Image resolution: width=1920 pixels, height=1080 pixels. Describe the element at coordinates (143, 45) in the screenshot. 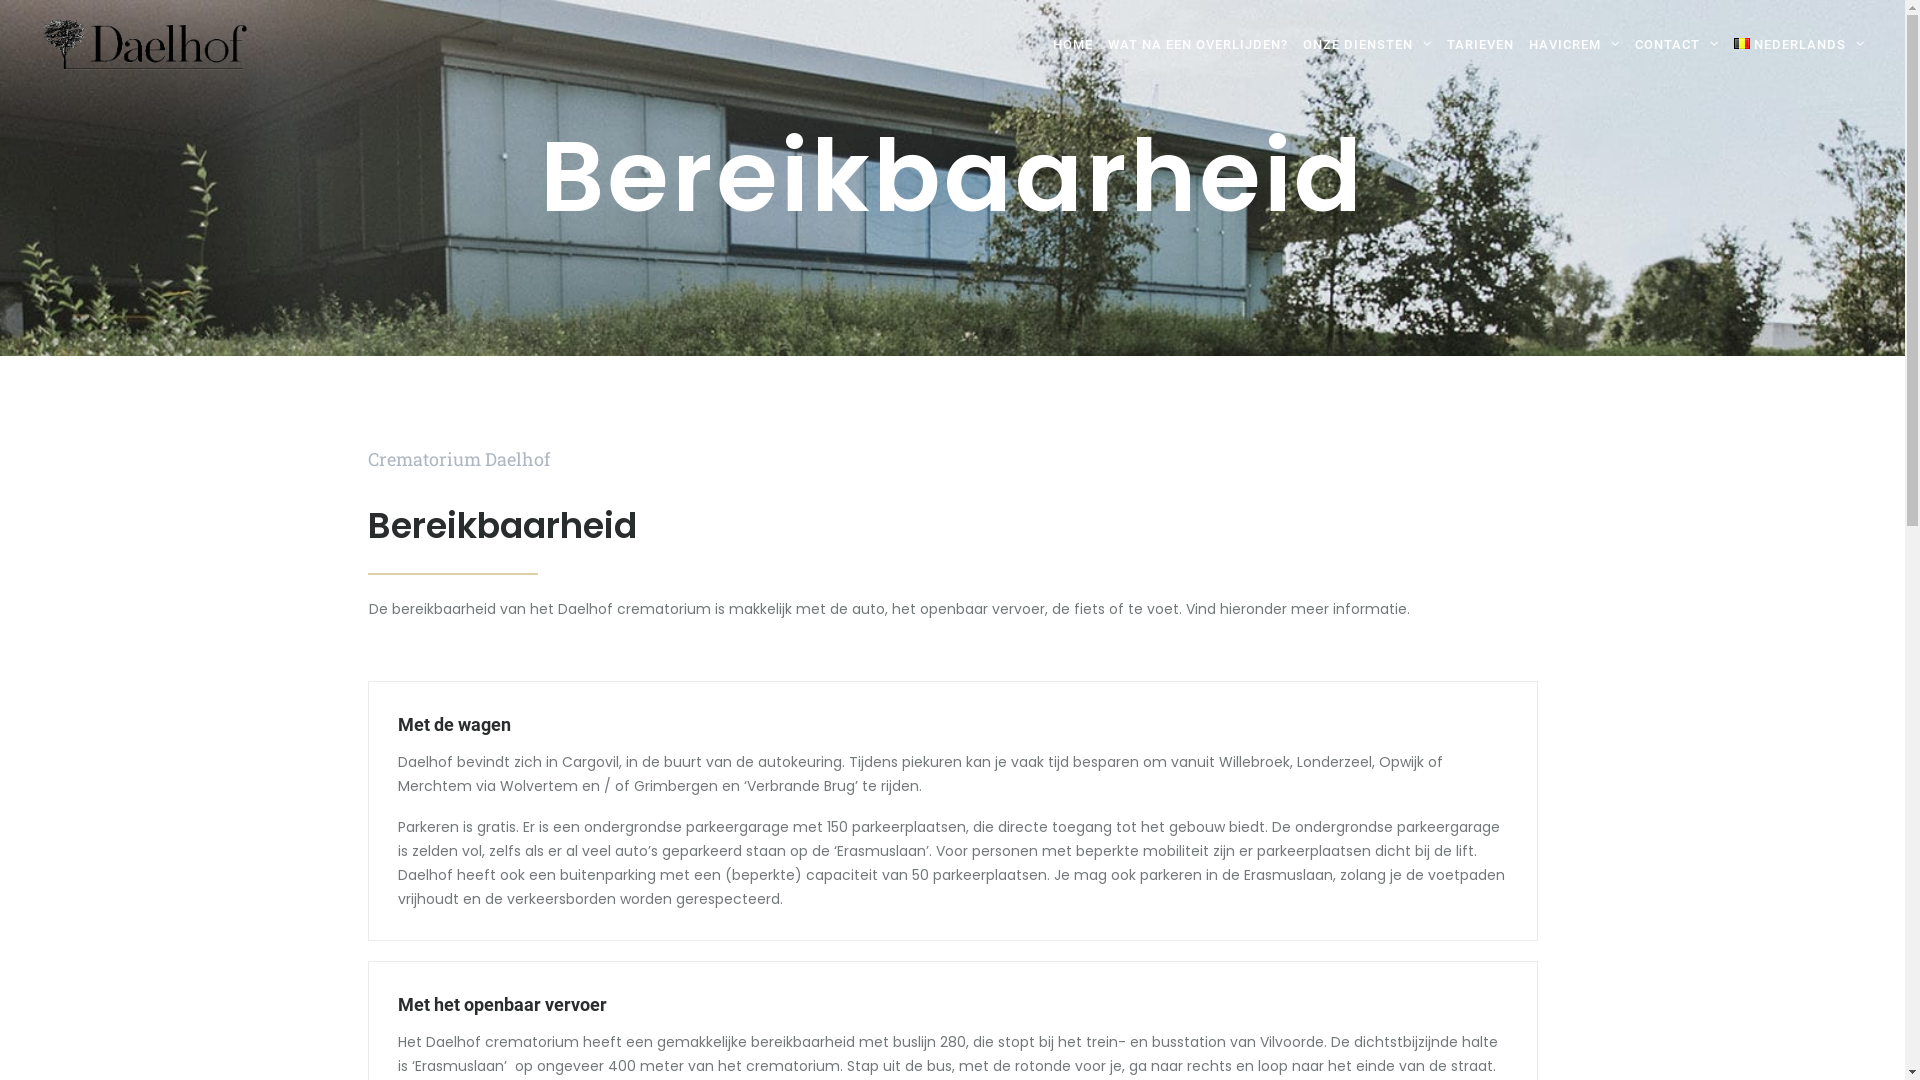

I see `'Crematorium Daelhof'` at that location.